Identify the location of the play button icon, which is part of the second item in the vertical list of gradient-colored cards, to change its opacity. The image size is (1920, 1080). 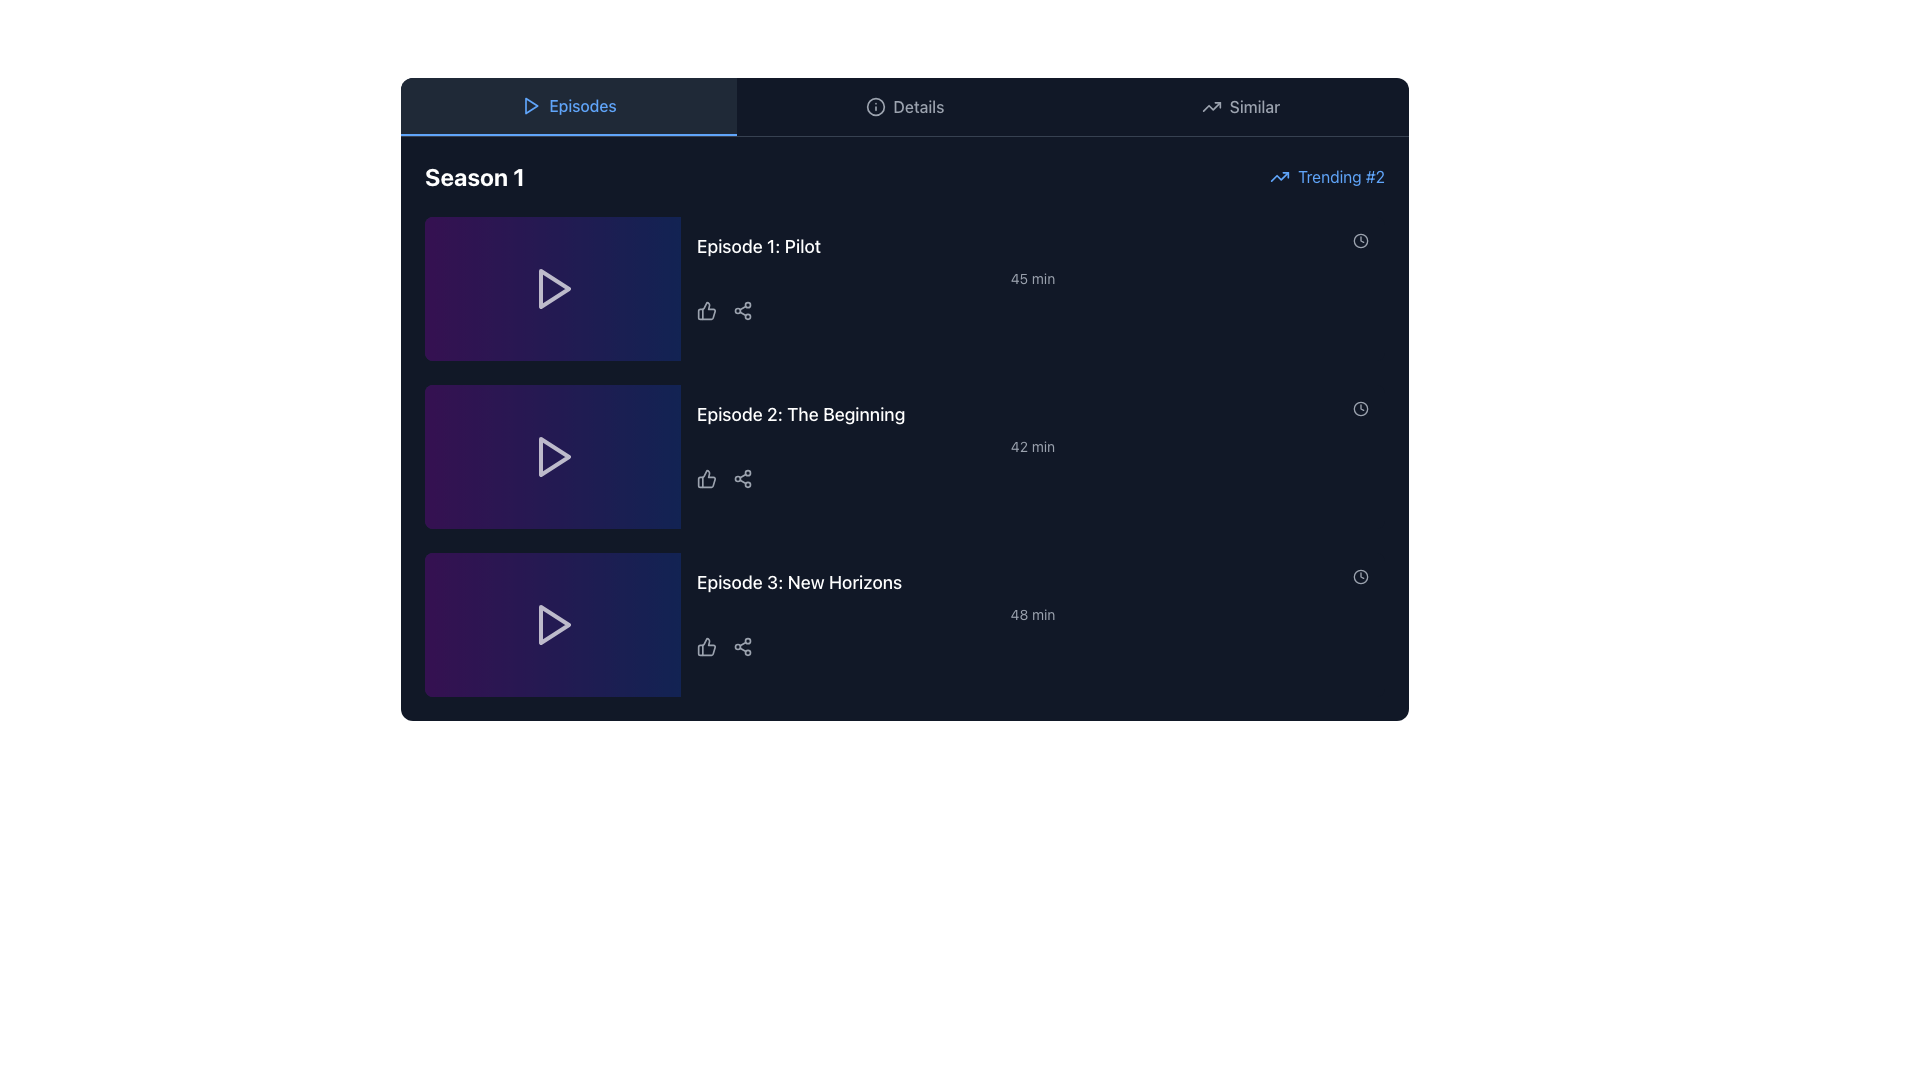
(552, 456).